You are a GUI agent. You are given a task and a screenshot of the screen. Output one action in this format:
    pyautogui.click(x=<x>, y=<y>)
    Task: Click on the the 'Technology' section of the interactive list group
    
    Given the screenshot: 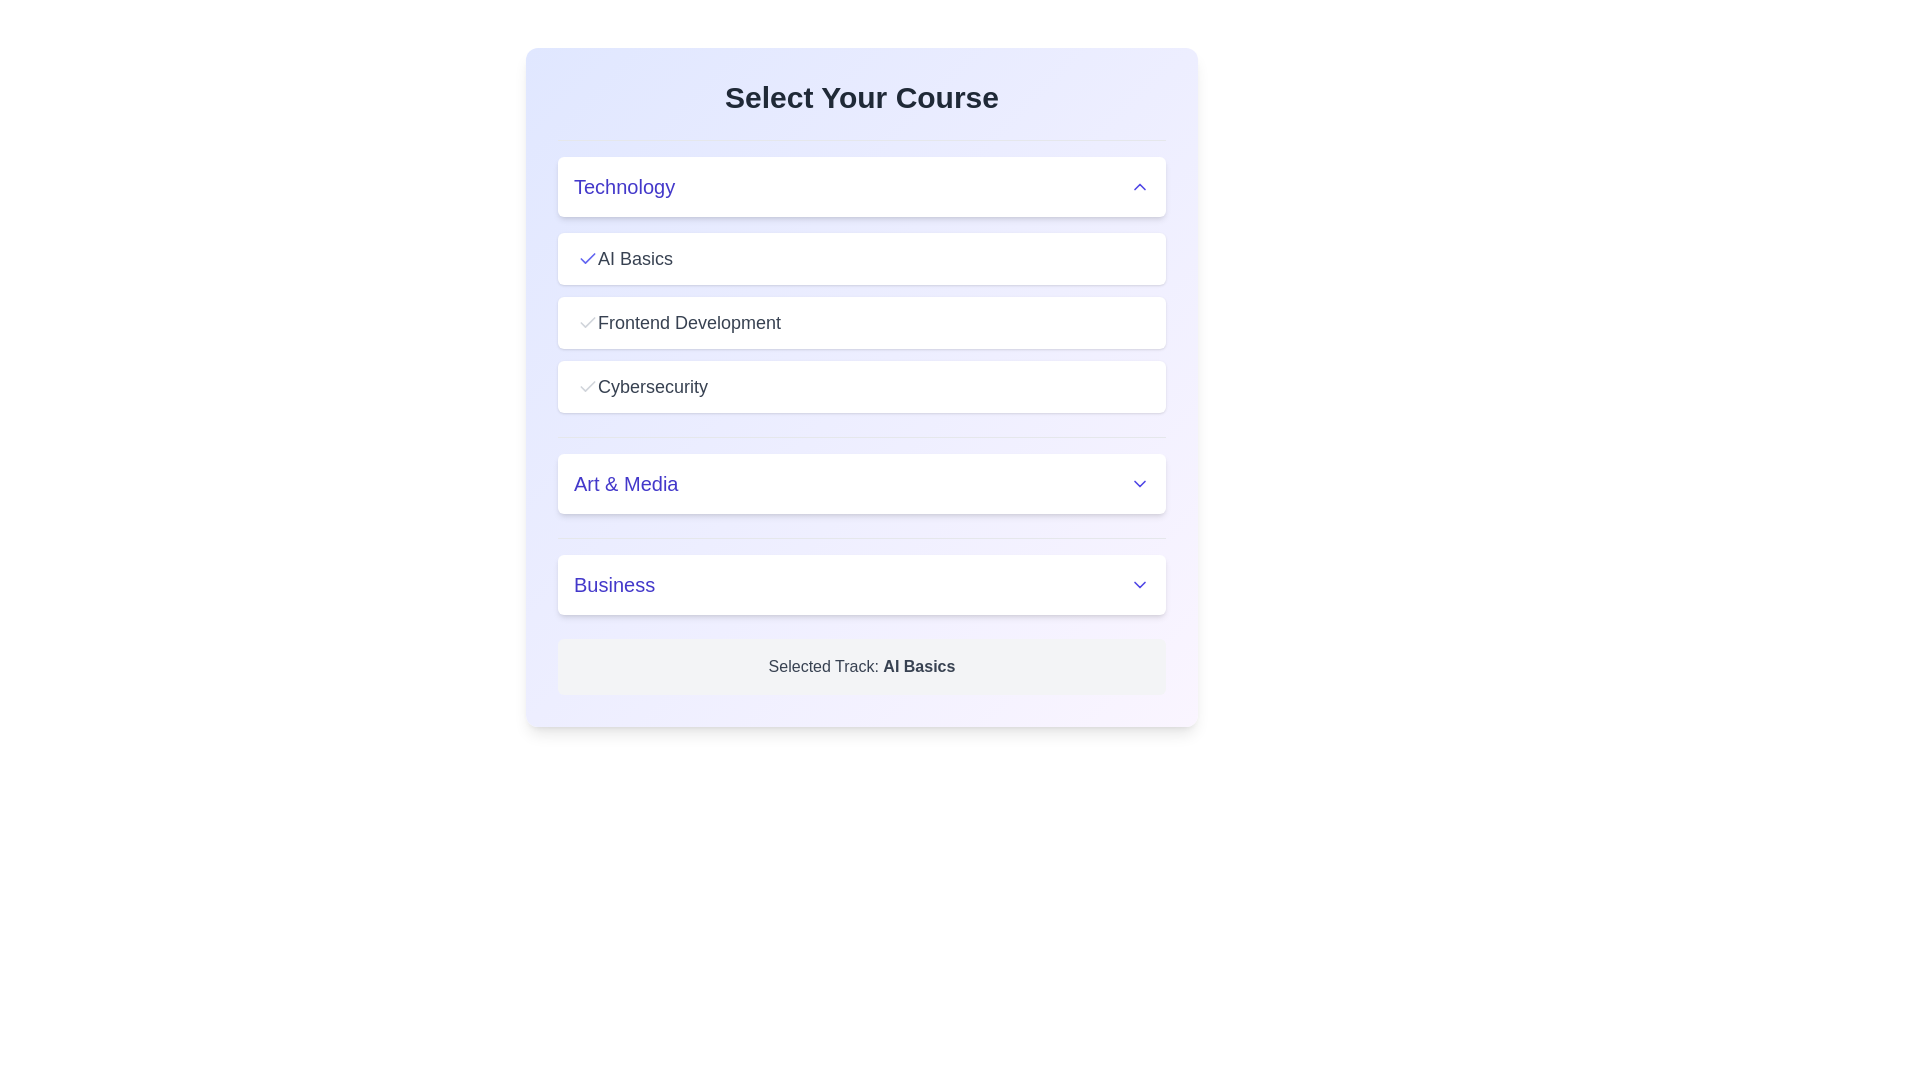 What is the action you would take?
    pyautogui.click(x=862, y=276)
    